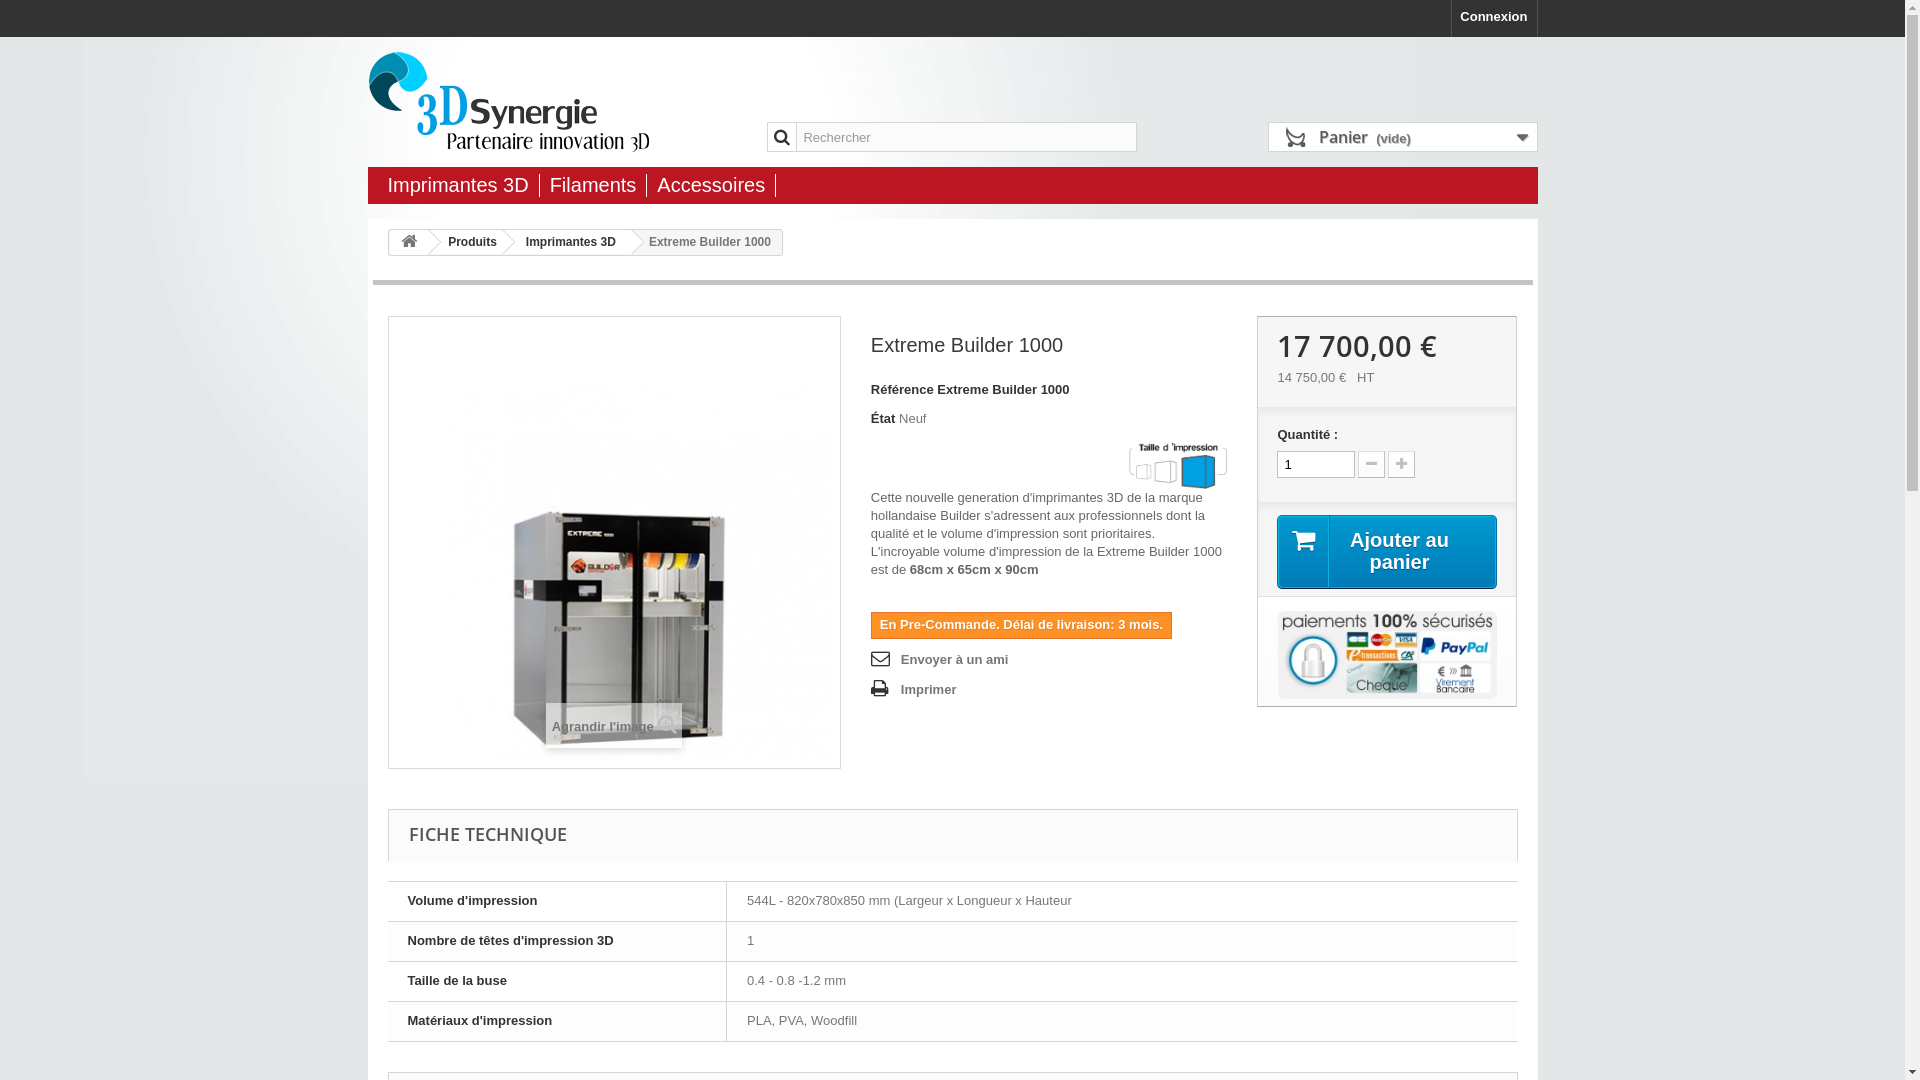 The width and height of the screenshot is (1920, 1080). Describe the element at coordinates (1275, 551) in the screenshot. I see `'Ajouter au panier'` at that location.